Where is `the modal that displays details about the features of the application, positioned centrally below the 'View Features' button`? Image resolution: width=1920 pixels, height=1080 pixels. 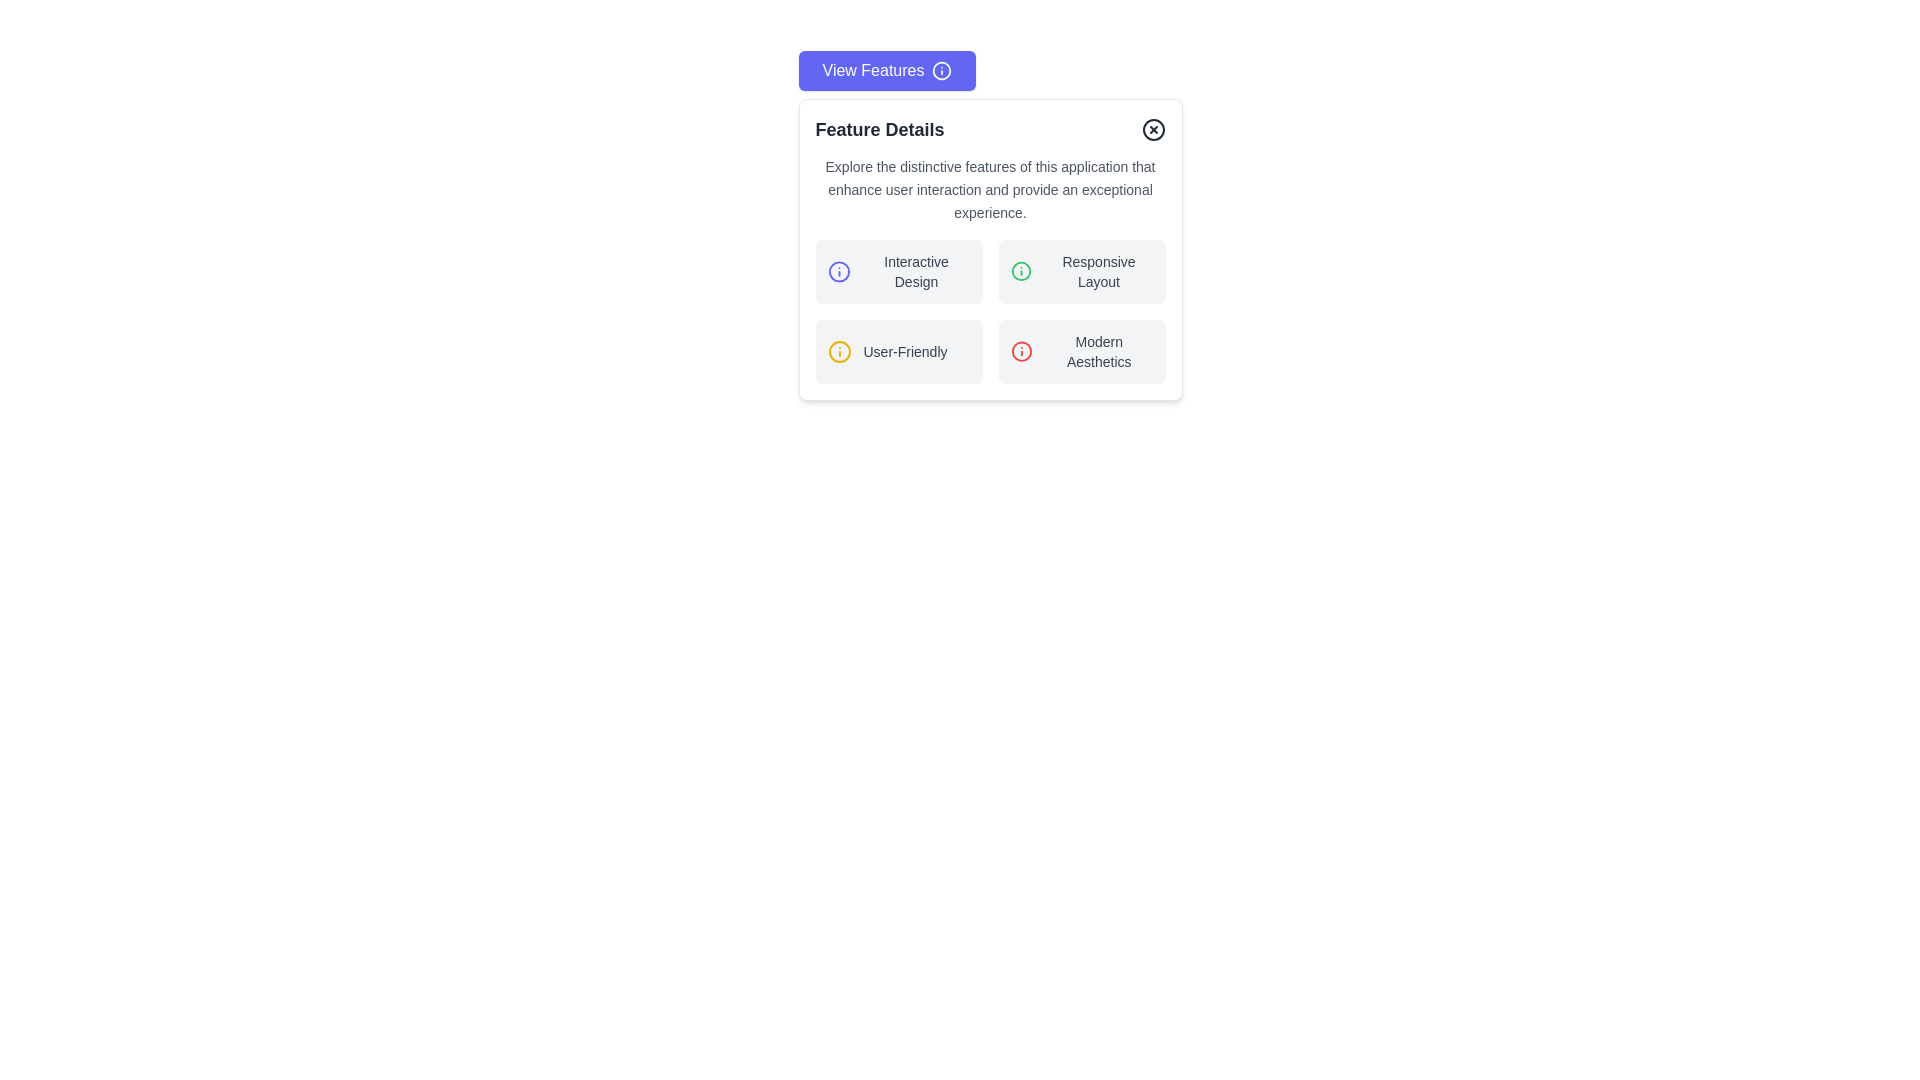 the modal that displays details about the features of the application, positioned centrally below the 'View Features' button is located at coordinates (990, 249).